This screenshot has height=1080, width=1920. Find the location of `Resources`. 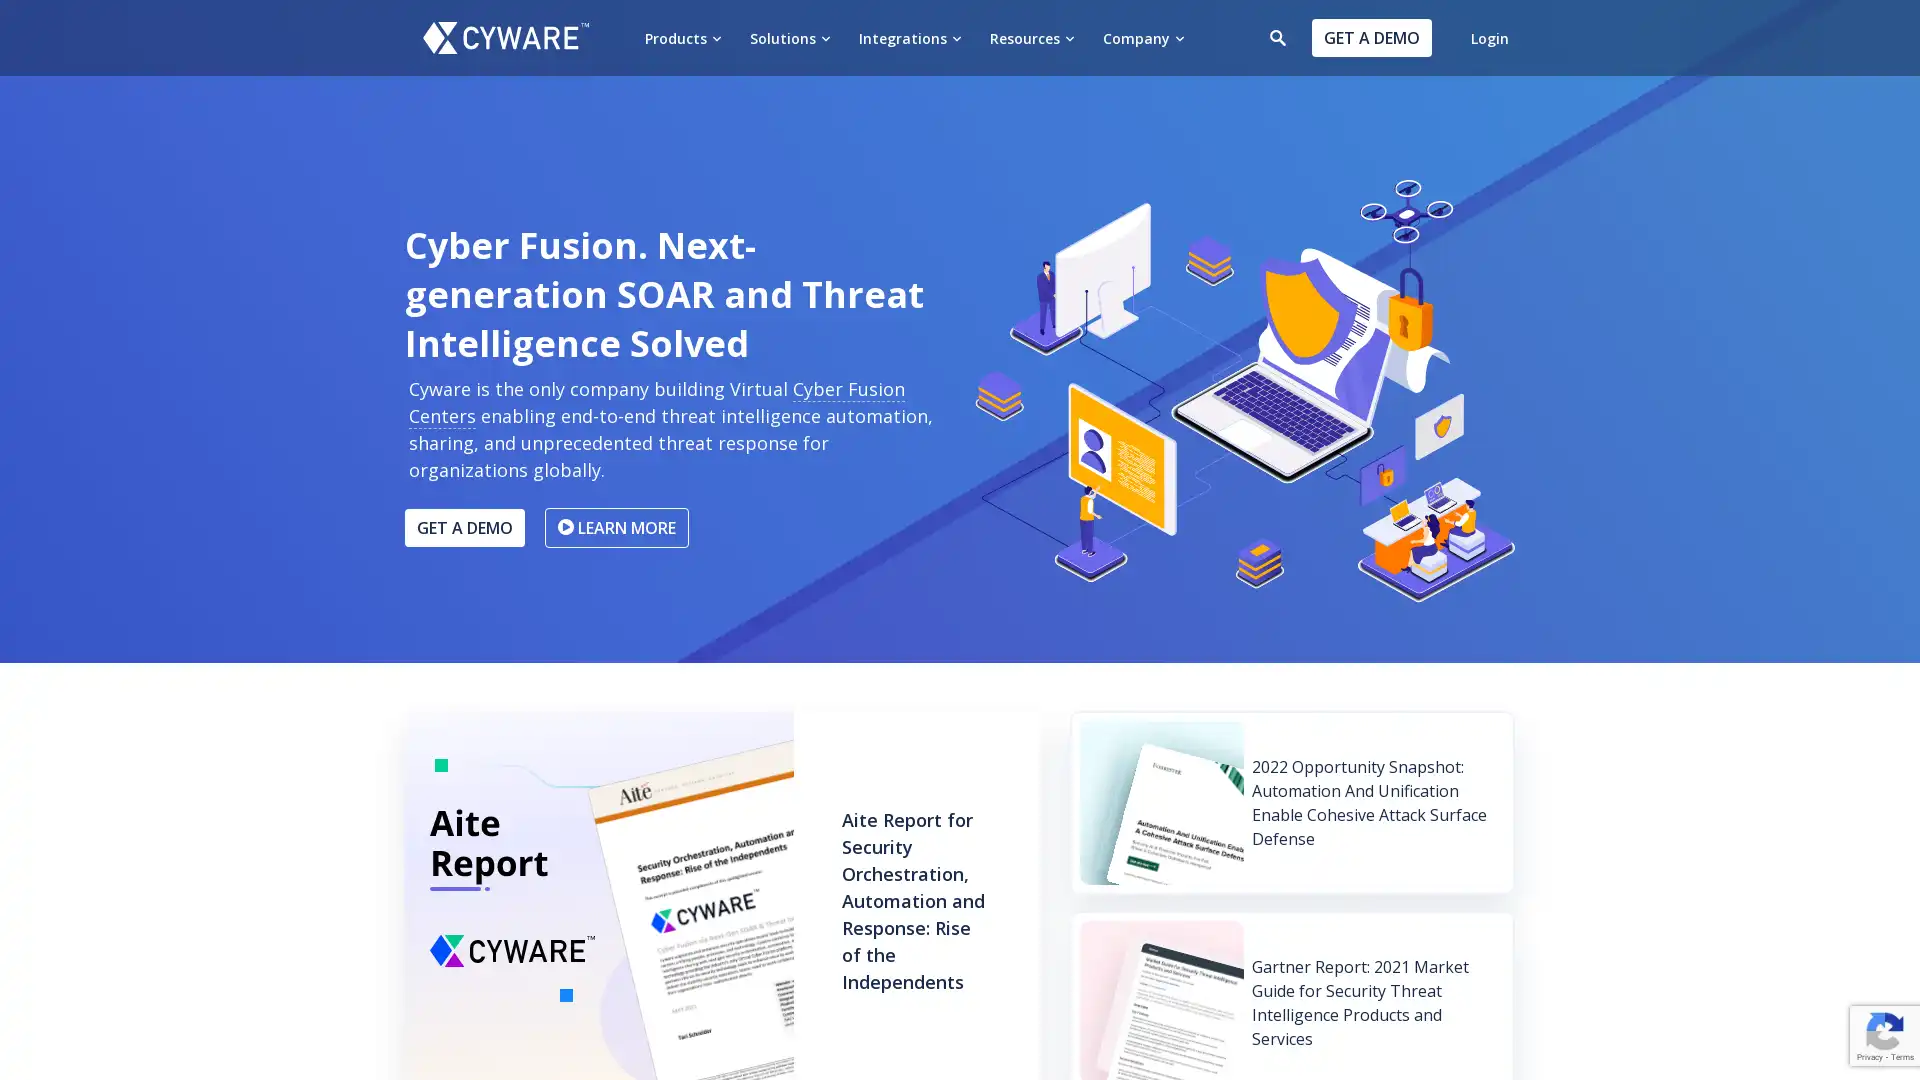

Resources is located at coordinates (1032, 37).